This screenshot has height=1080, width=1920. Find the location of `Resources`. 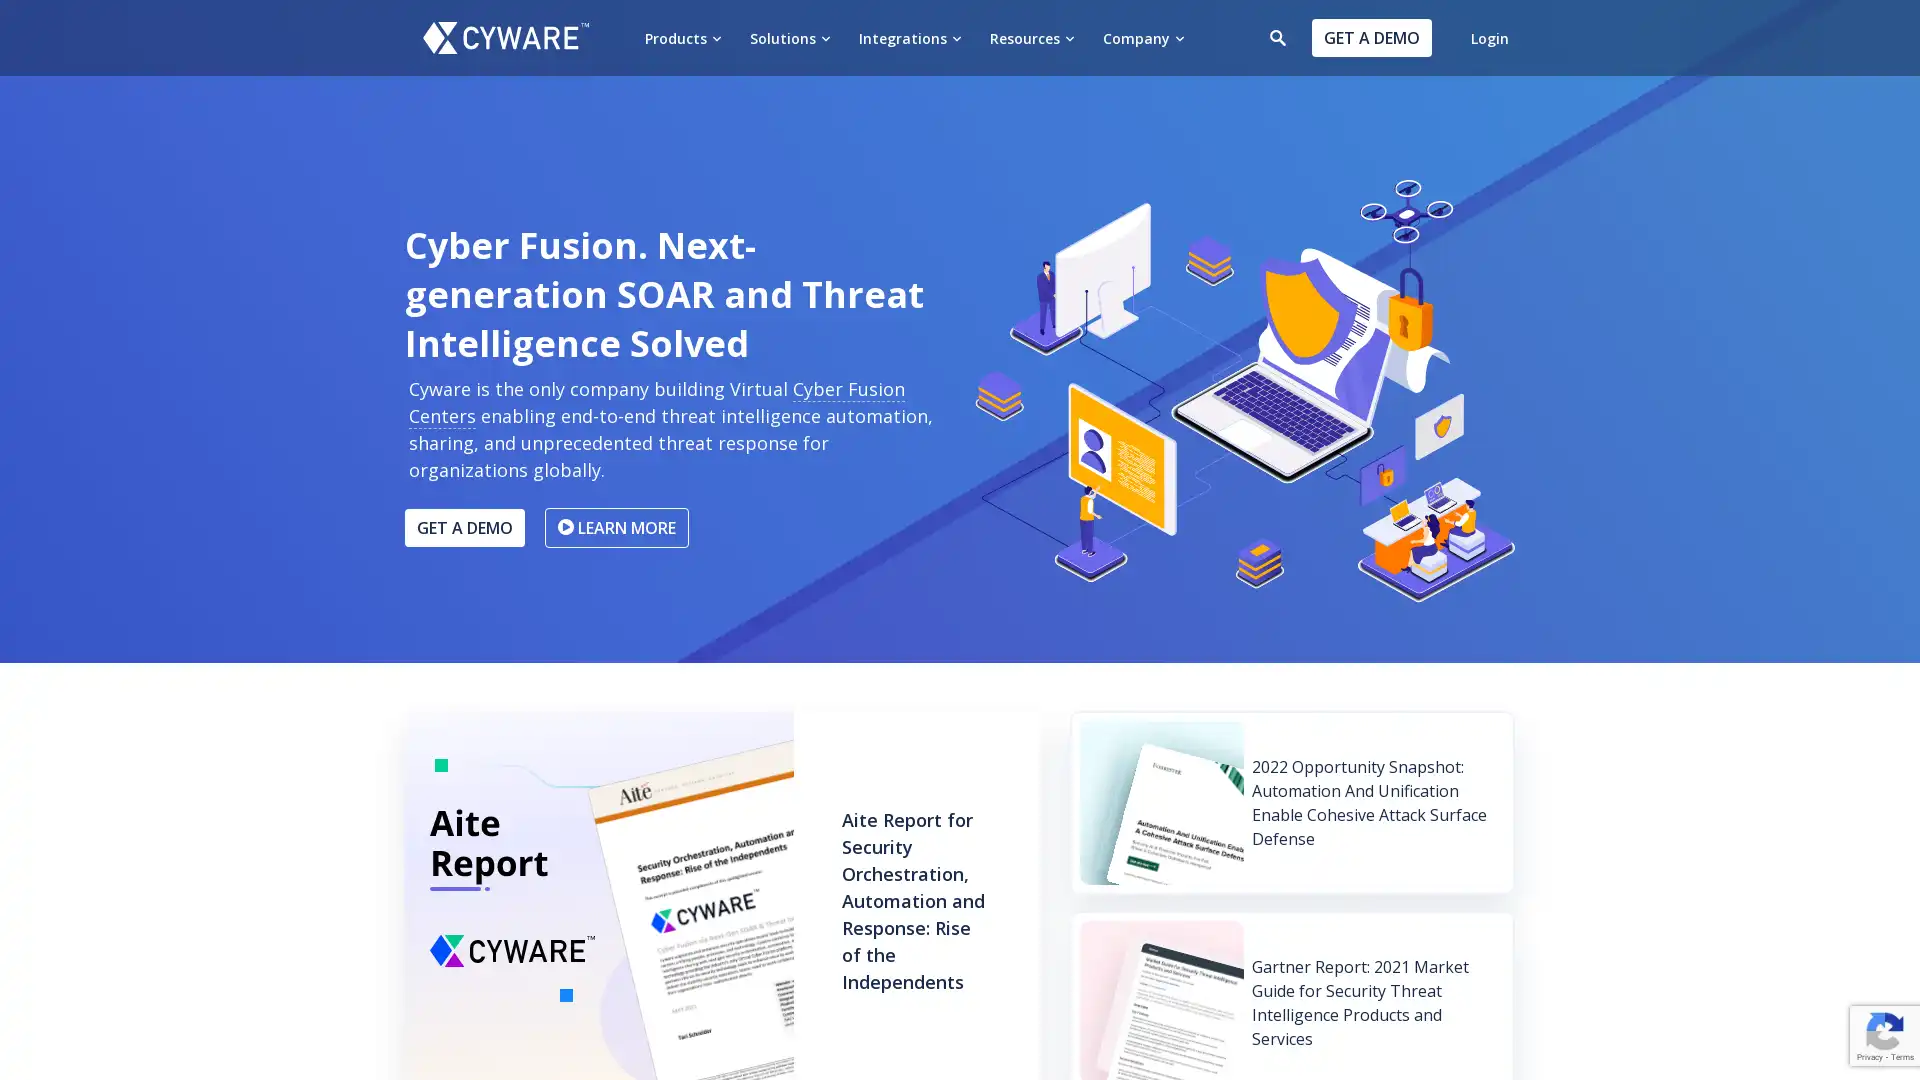

Resources is located at coordinates (1032, 37).